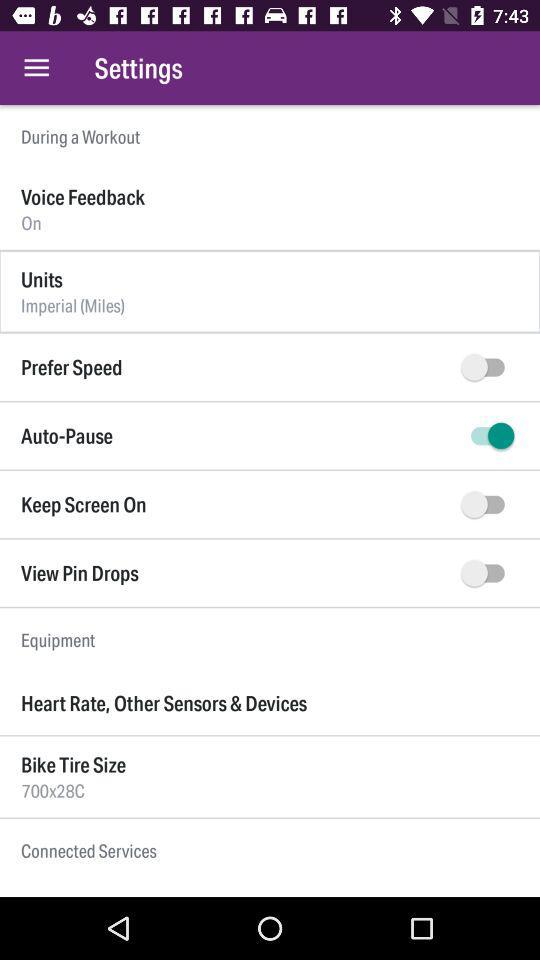 Image resolution: width=540 pixels, height=960 pixels. What do you see at coordinates (486, 366) in the screenshot?
I see `speed button` at bounding box center [486, 366].